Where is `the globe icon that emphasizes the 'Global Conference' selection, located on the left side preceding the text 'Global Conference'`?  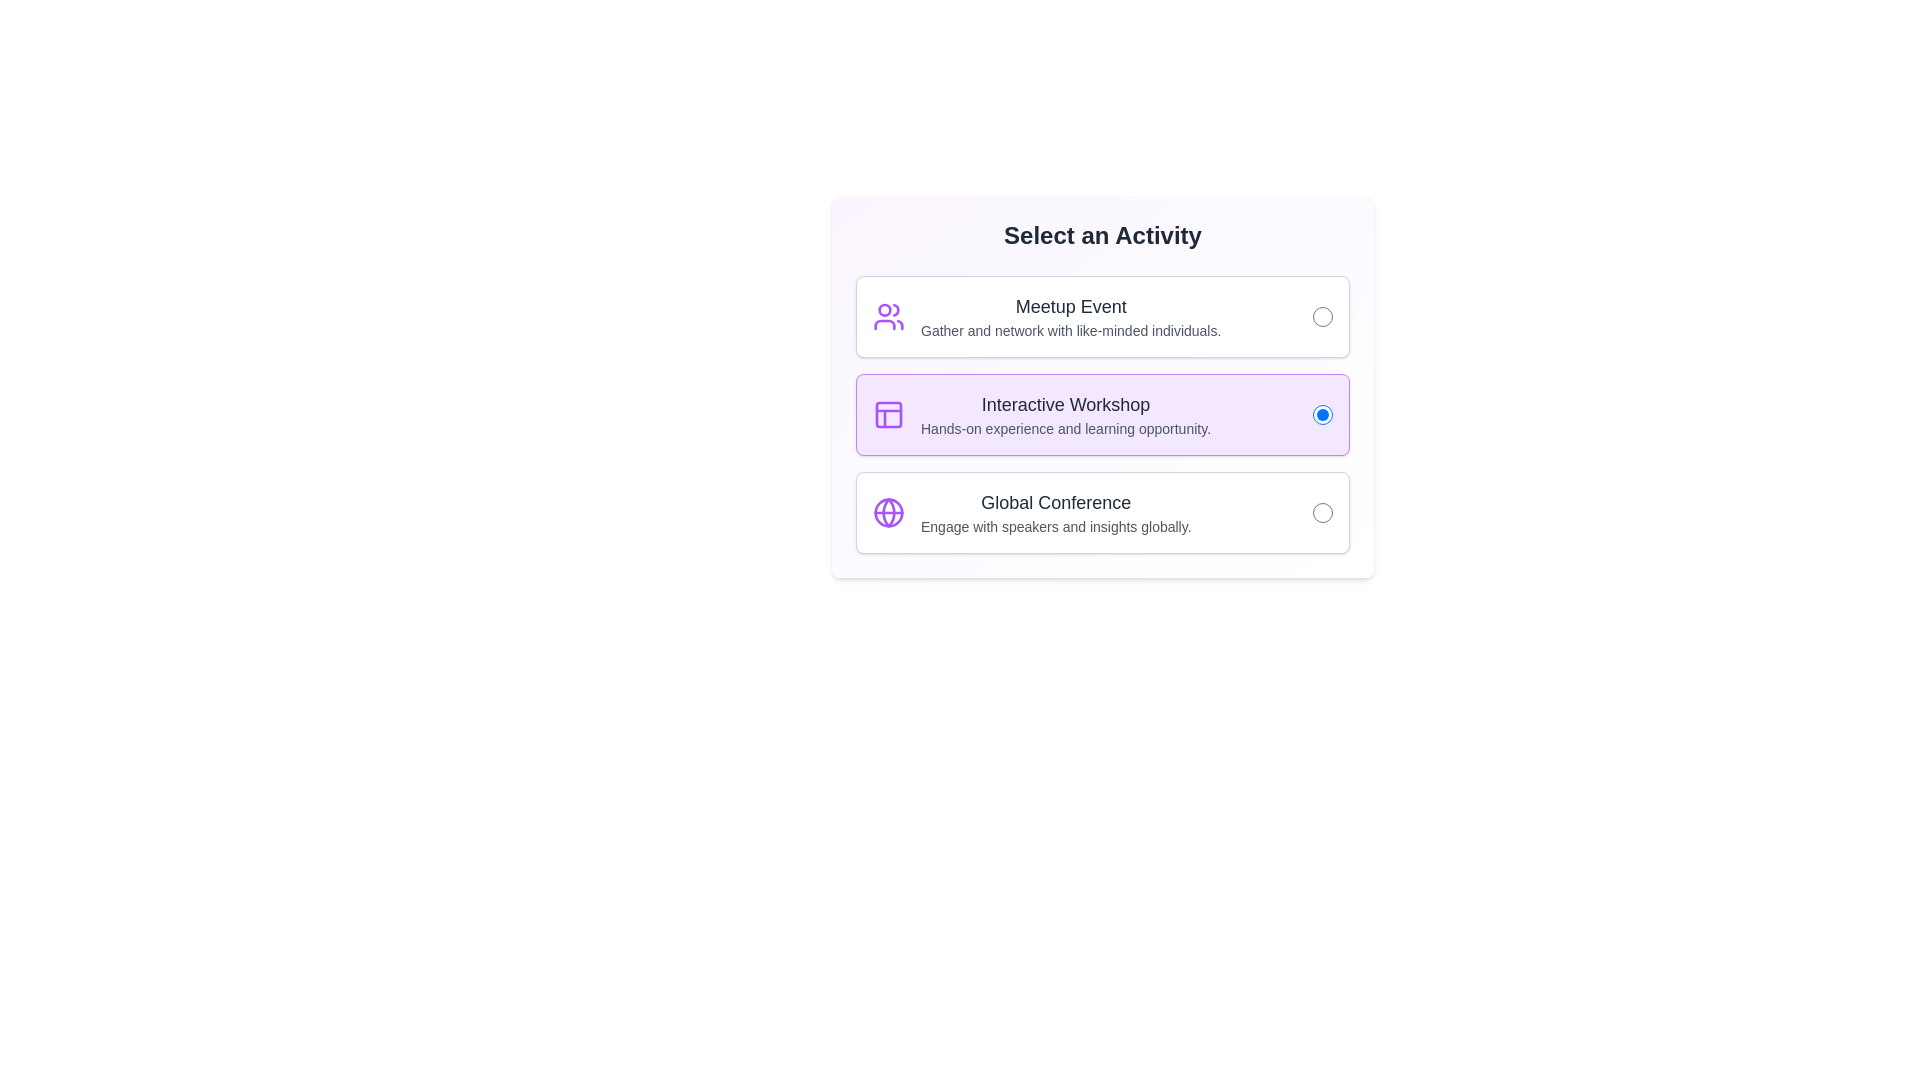 the globe icon that emphasizes the 'Global Conference' selection, located on the left side preceding the text 'Global Conference' is located at coordinates (887, 512).